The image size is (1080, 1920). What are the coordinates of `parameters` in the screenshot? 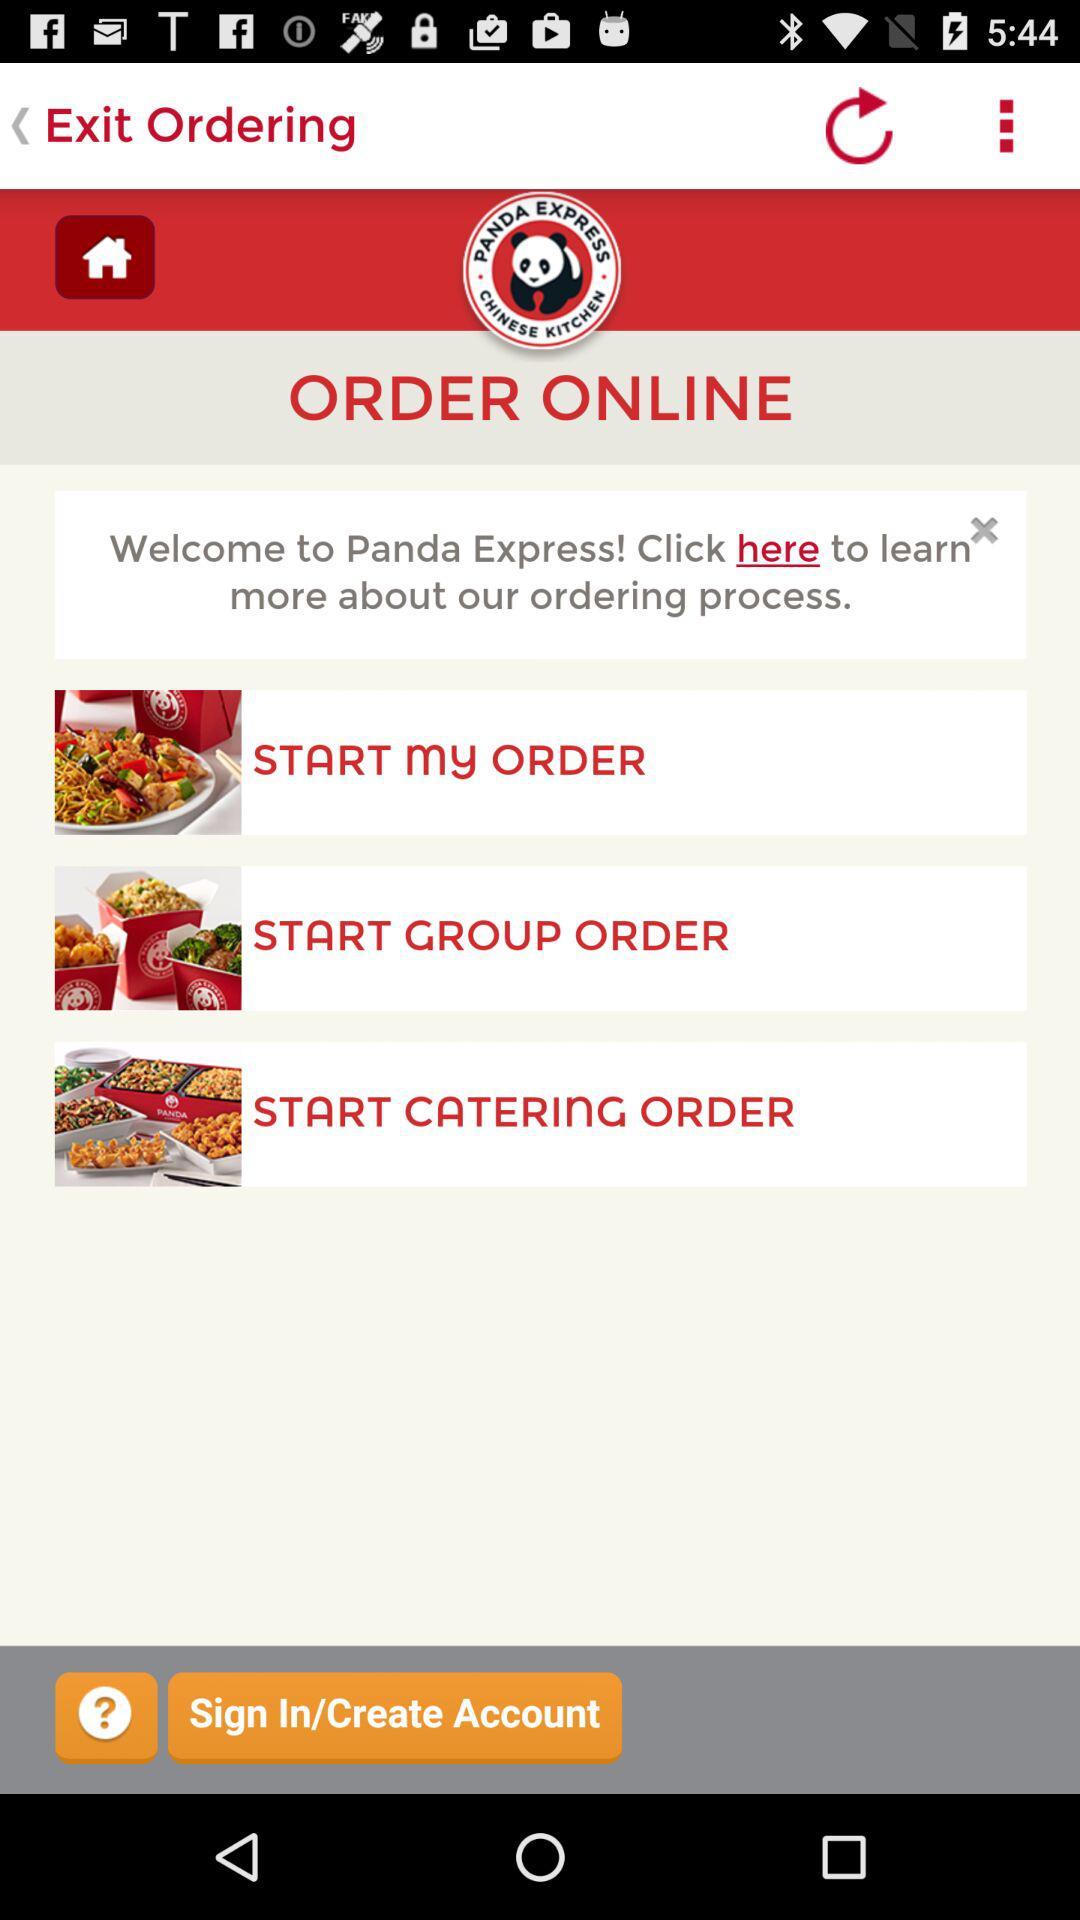 It's located at (1006, 124).